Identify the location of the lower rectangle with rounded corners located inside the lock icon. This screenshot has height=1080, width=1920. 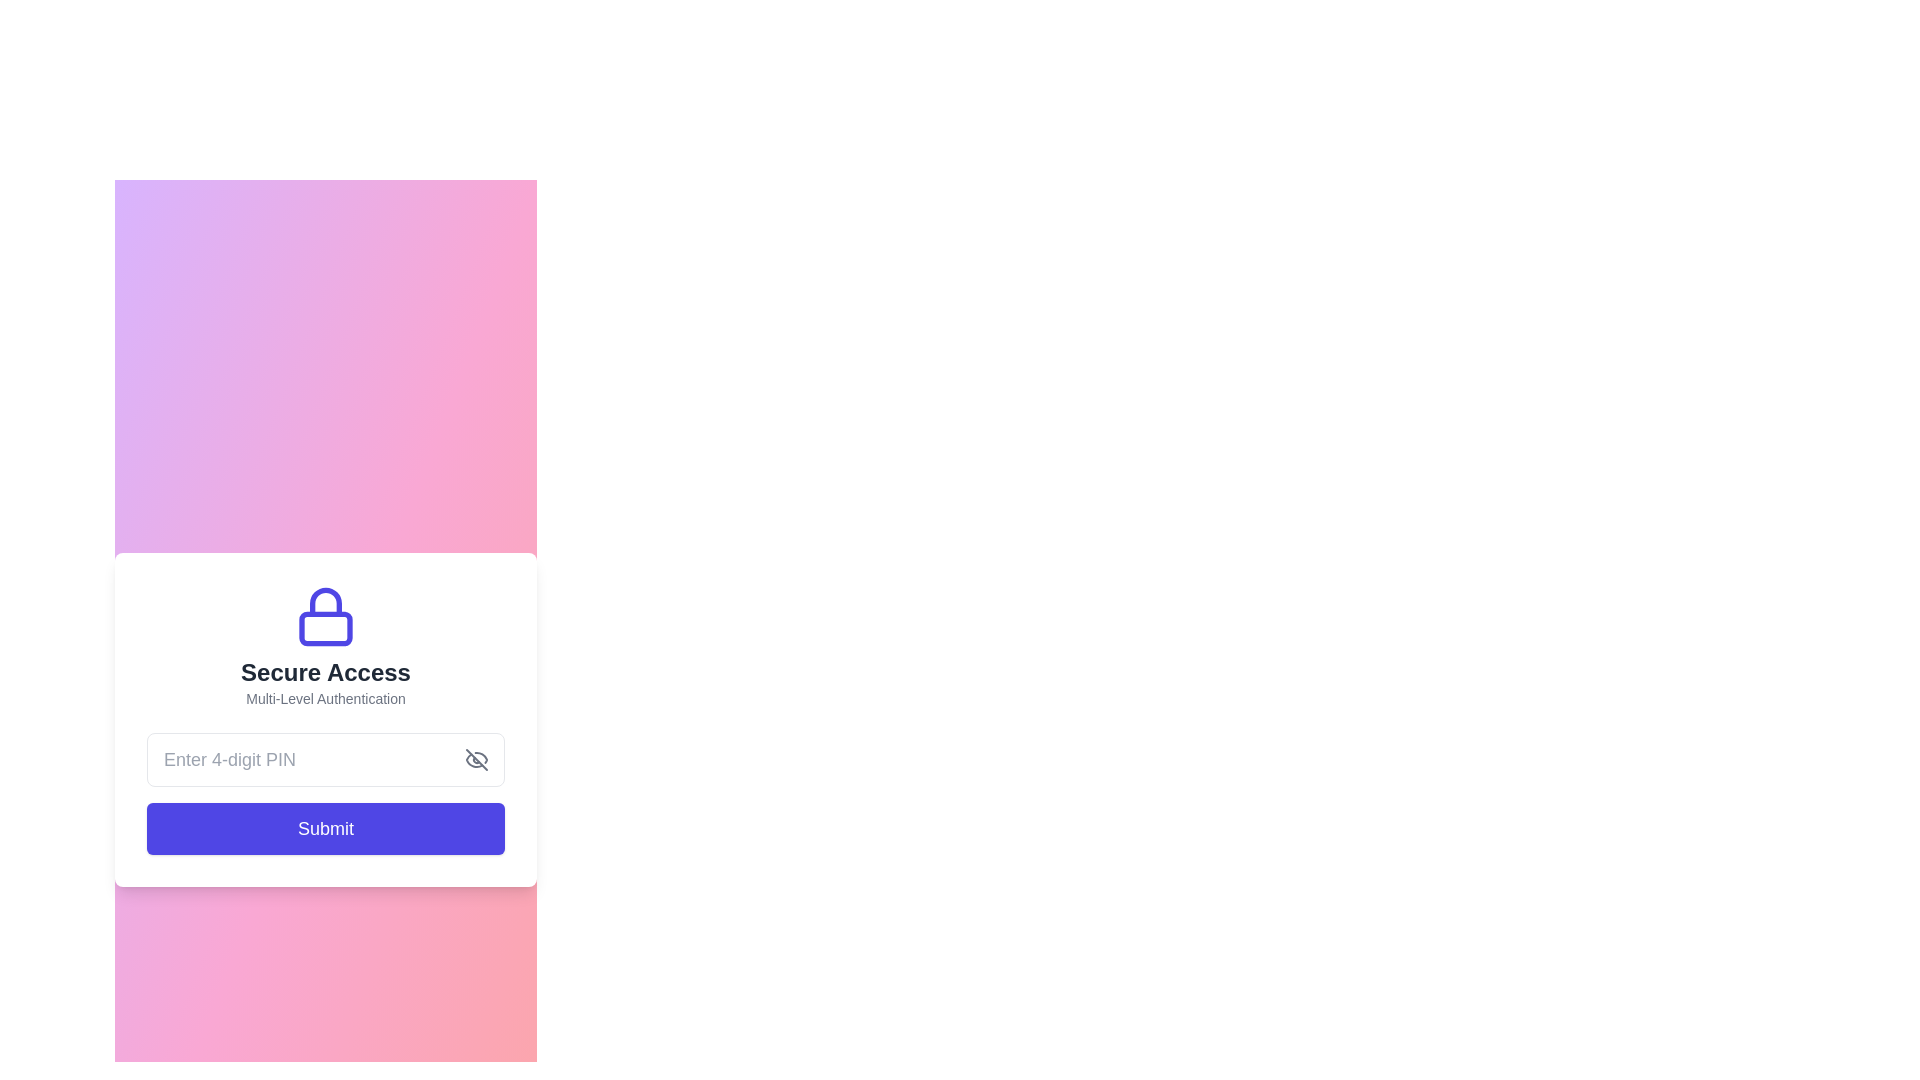
(326, 627).